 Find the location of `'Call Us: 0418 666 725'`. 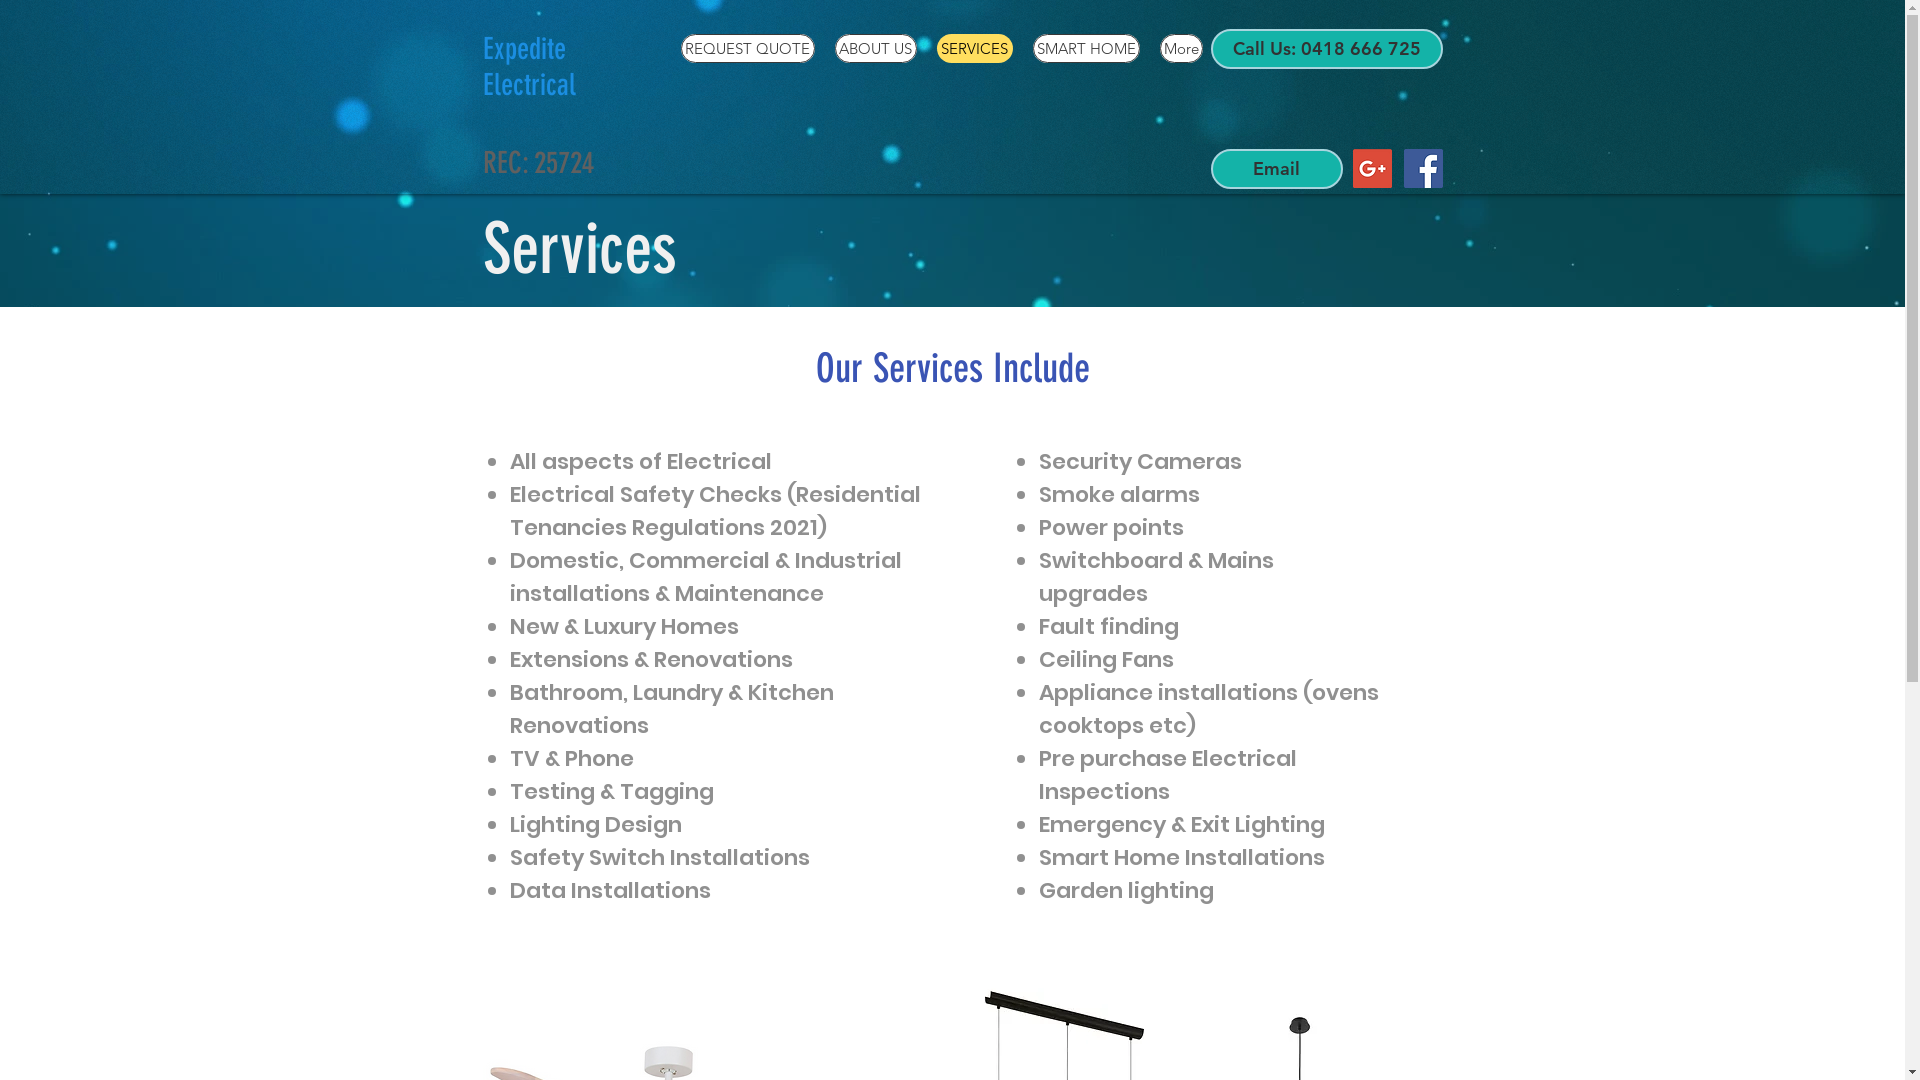

'Call Us: 0418 666 725' is located at coordinates (1325, 48).